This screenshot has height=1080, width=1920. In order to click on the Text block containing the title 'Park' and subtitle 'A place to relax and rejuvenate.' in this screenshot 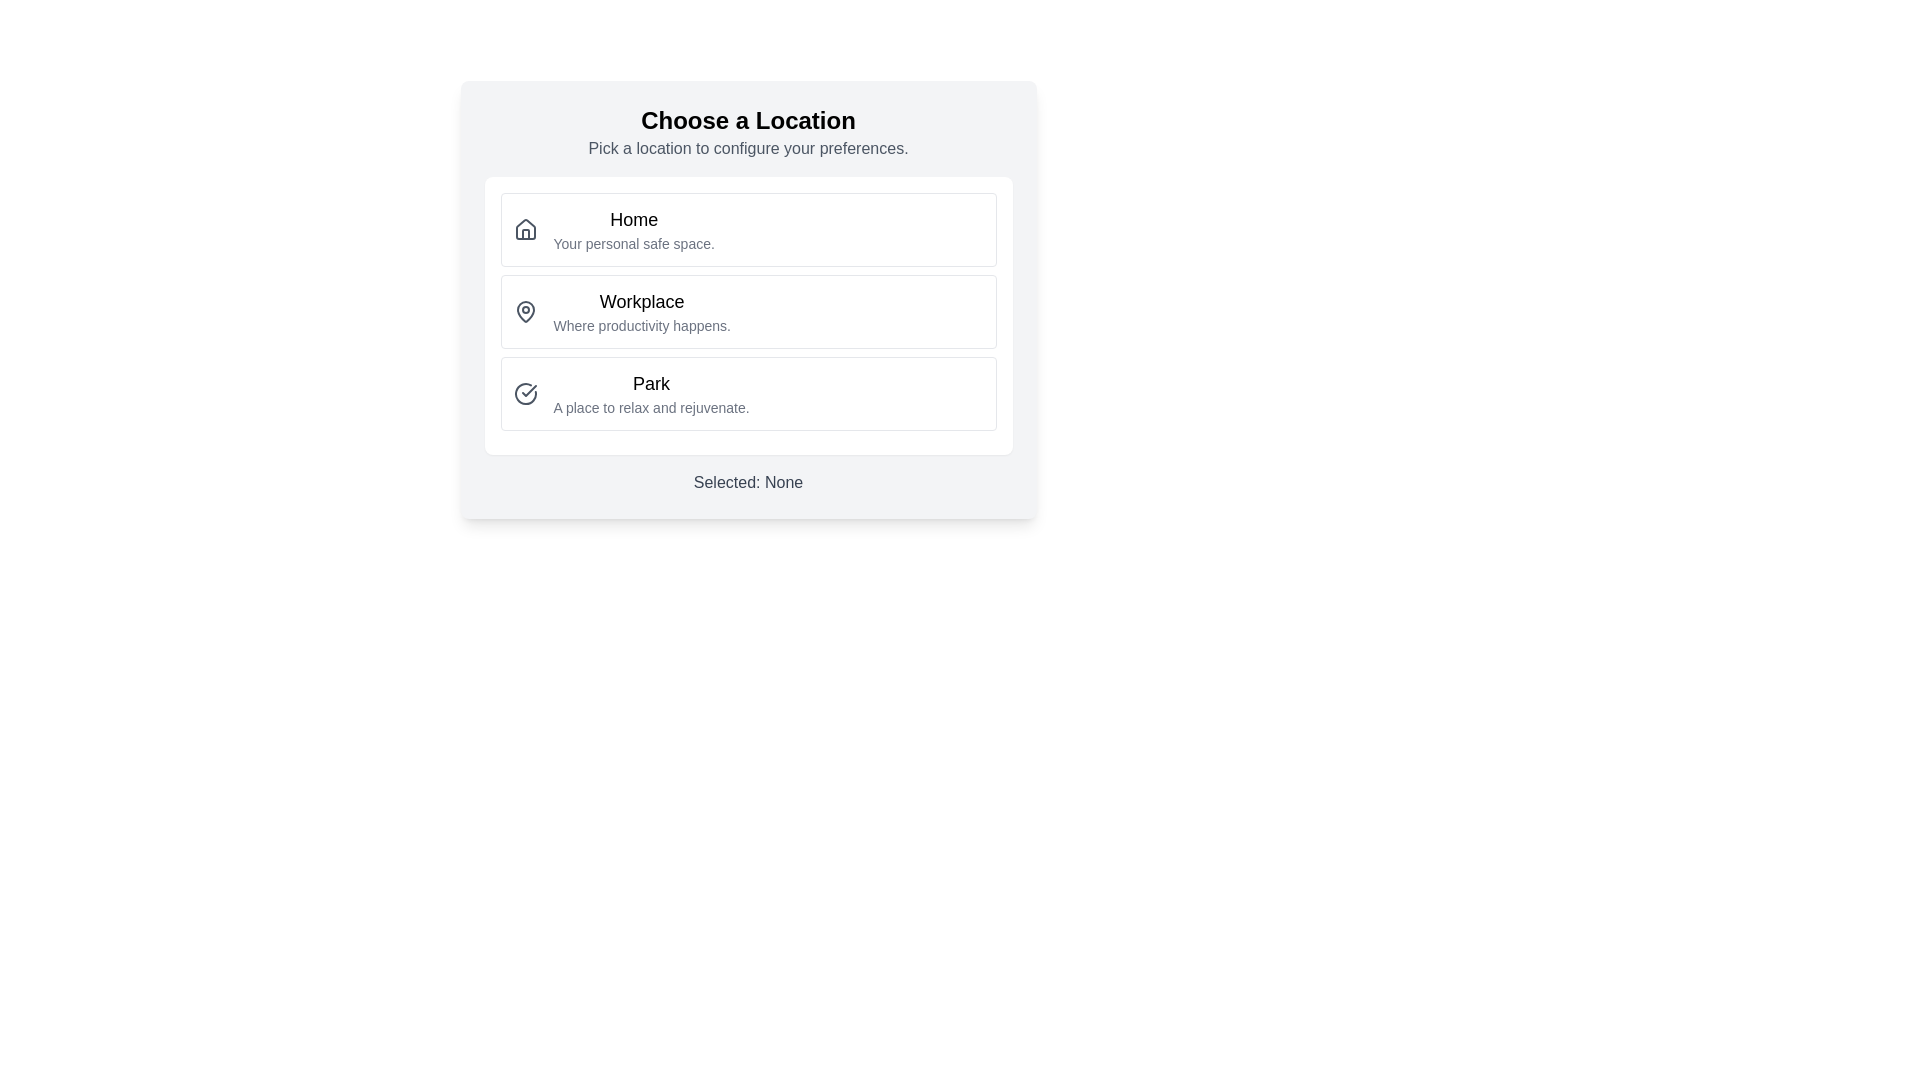, I will do `click(651, 393)`.